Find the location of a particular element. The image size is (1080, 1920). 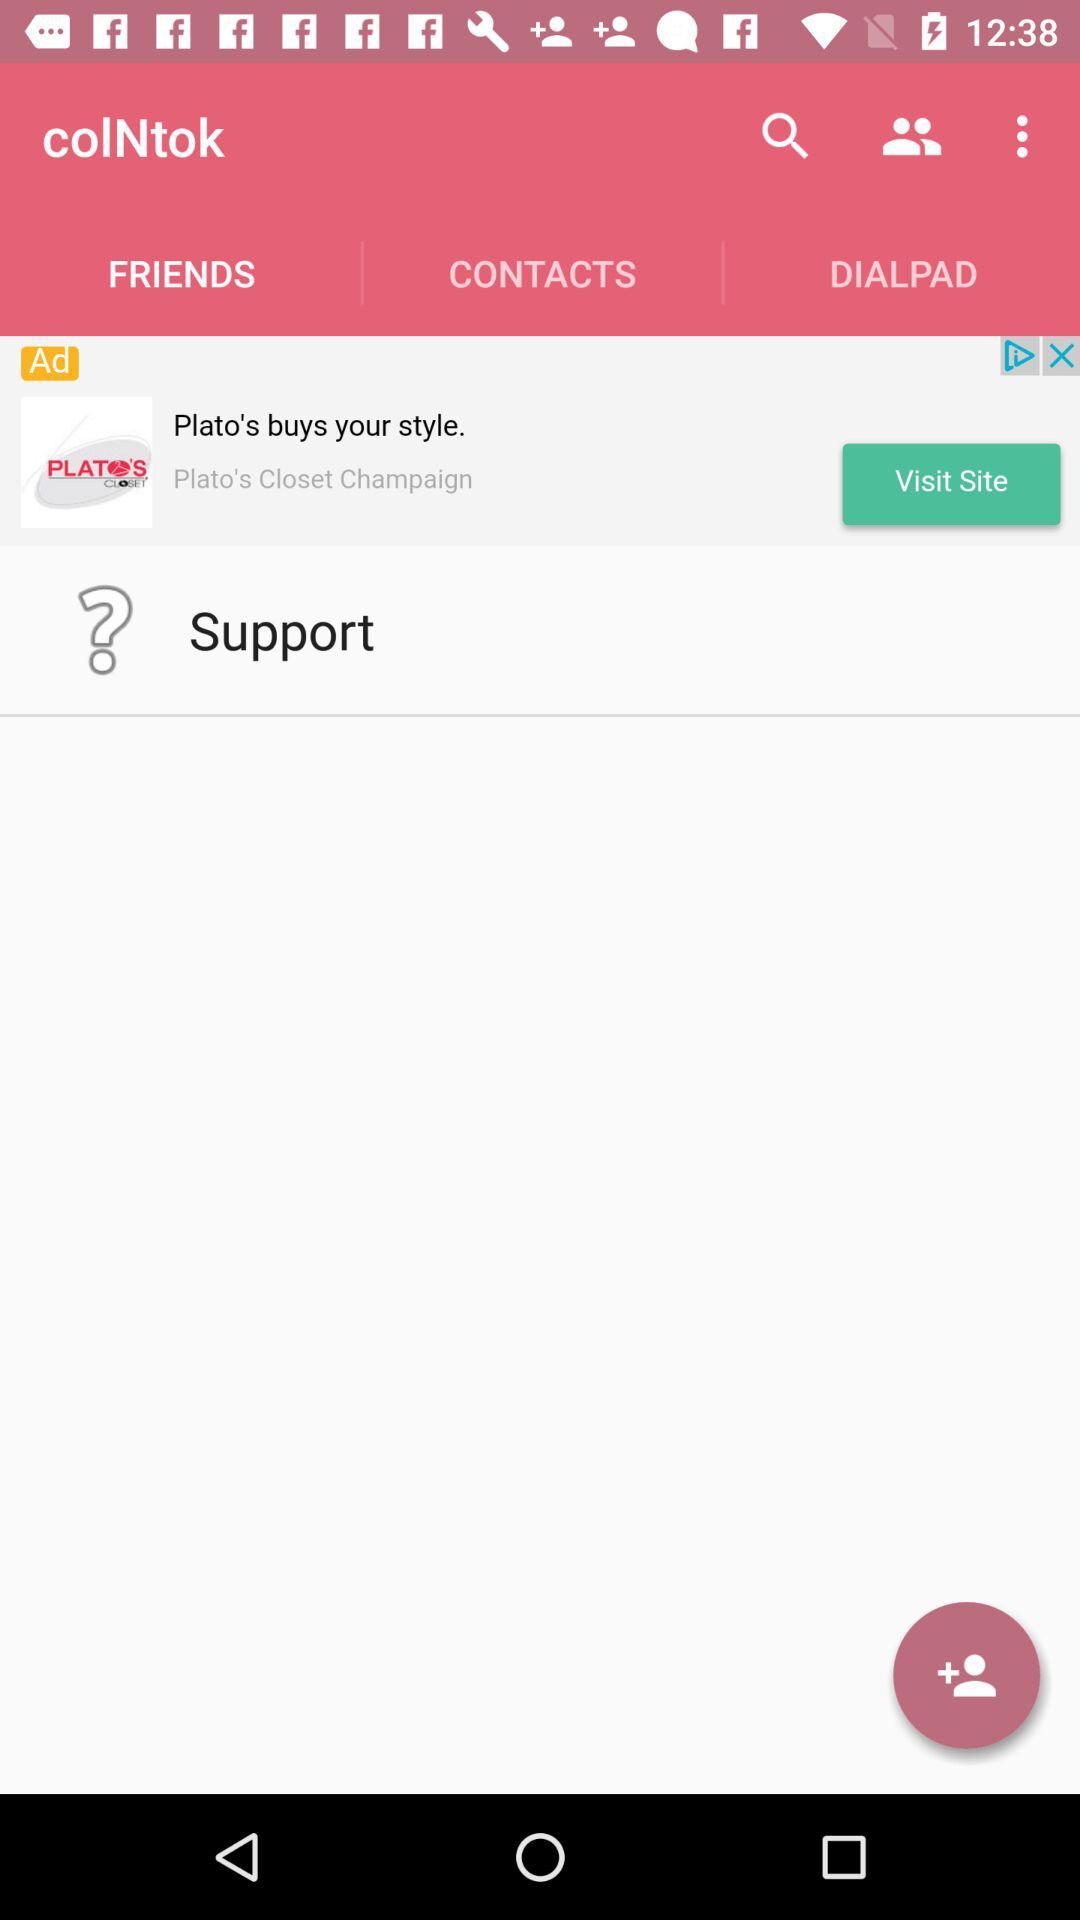

get help is located at coordinates (104, 628).